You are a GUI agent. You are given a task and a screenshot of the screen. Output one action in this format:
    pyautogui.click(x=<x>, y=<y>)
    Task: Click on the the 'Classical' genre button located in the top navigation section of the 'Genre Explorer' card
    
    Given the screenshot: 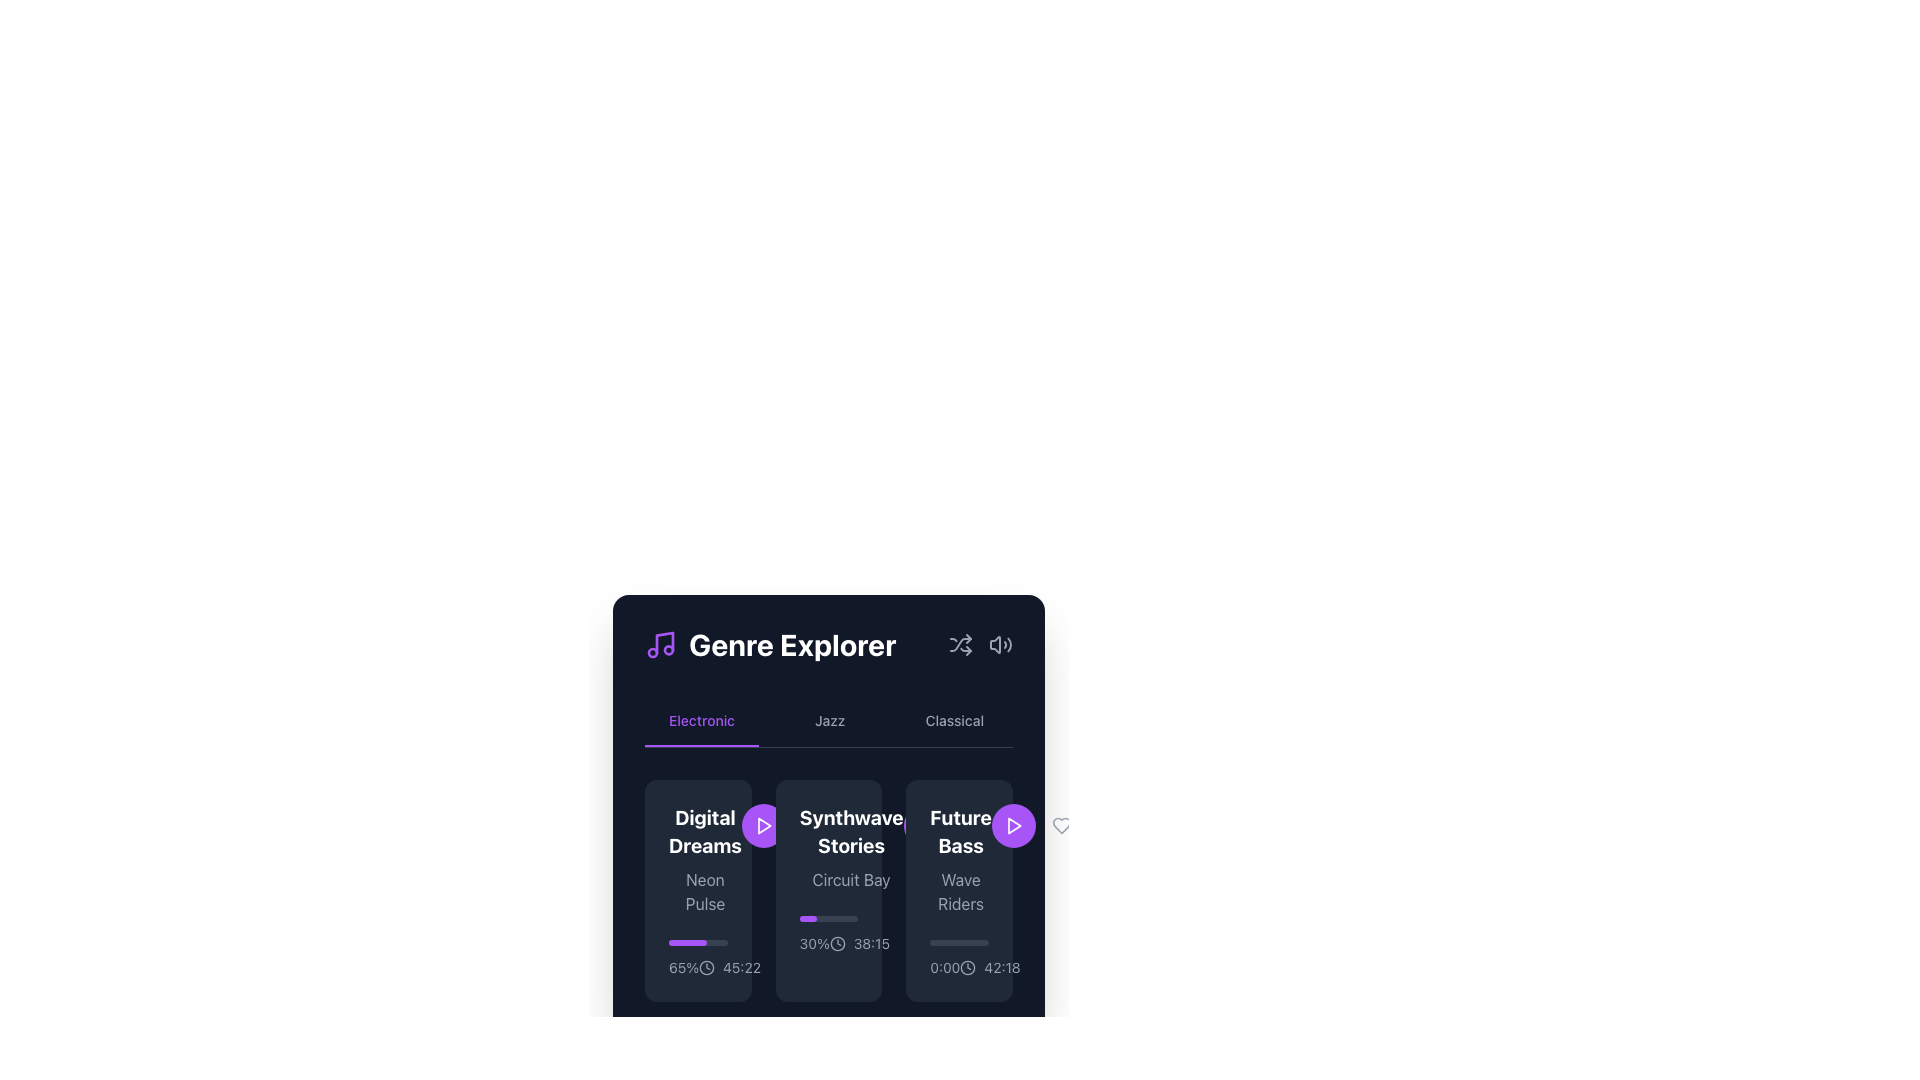 What is the action you would take?
    pyautogui.click(x=953, y=721)
    